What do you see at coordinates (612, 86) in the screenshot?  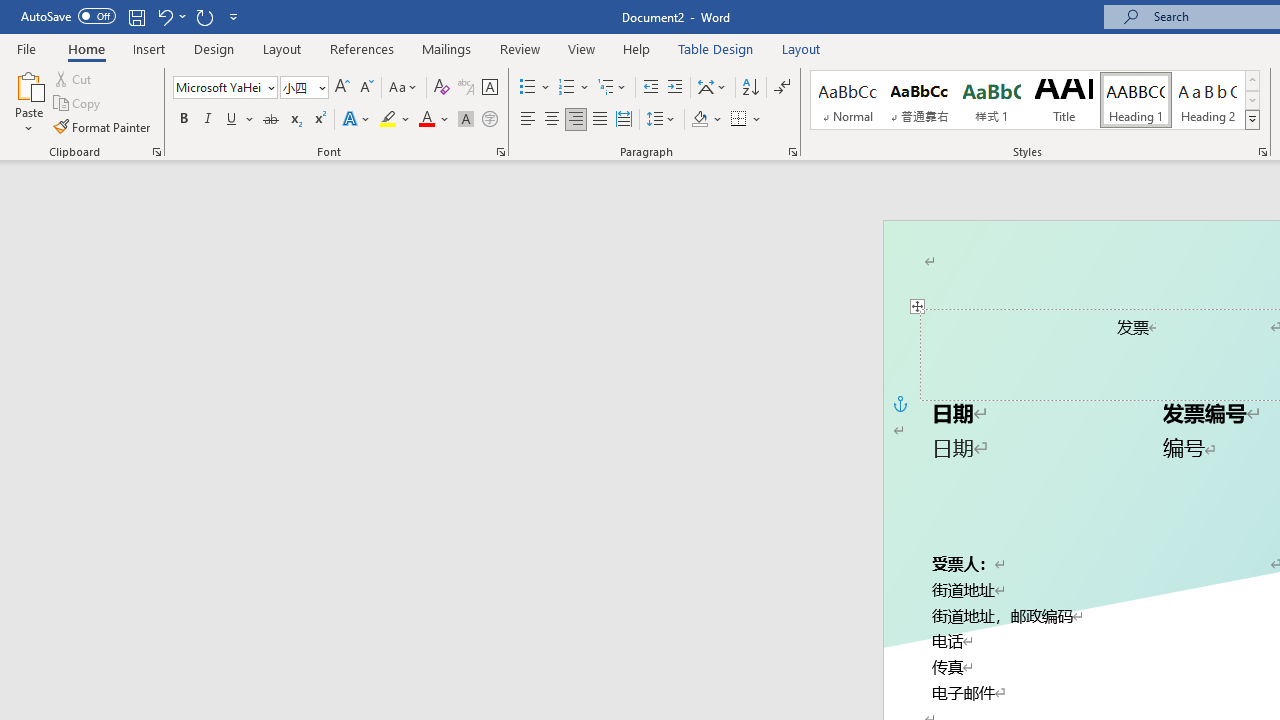 I see `'Multilevel List'` at bounding box center [612, 86].